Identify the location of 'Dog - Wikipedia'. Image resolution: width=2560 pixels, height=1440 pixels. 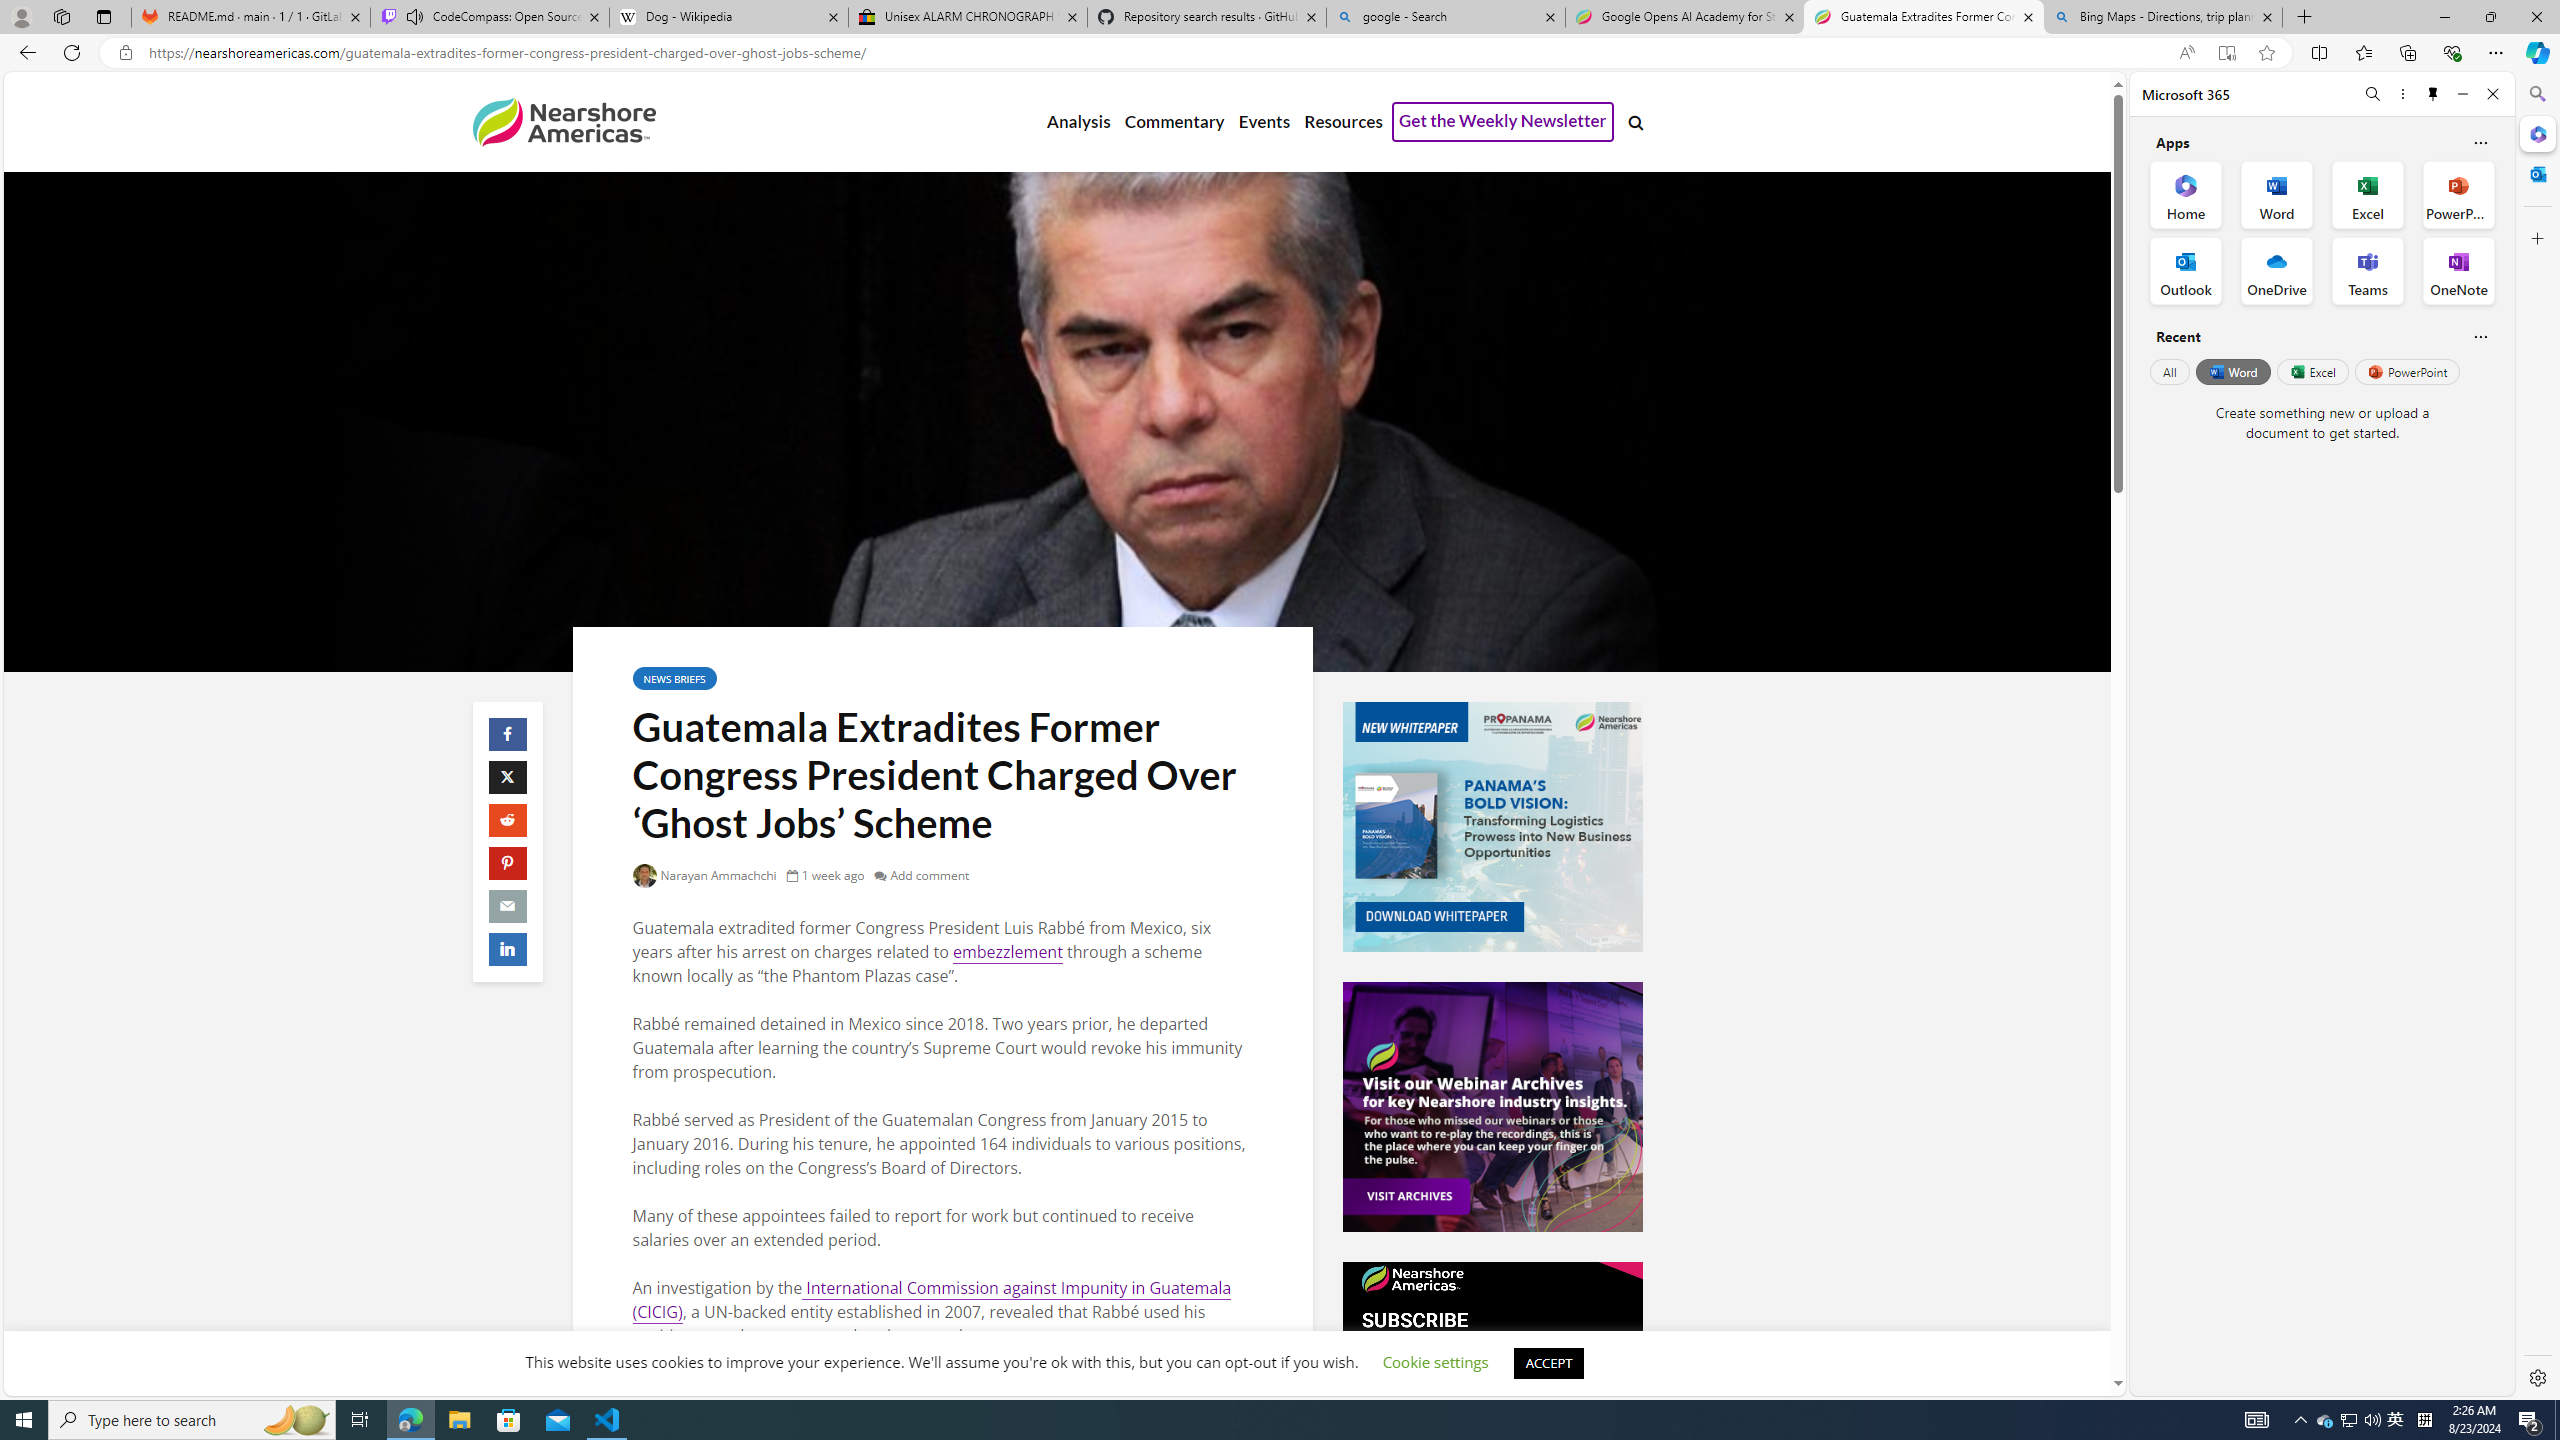
(729, 16).